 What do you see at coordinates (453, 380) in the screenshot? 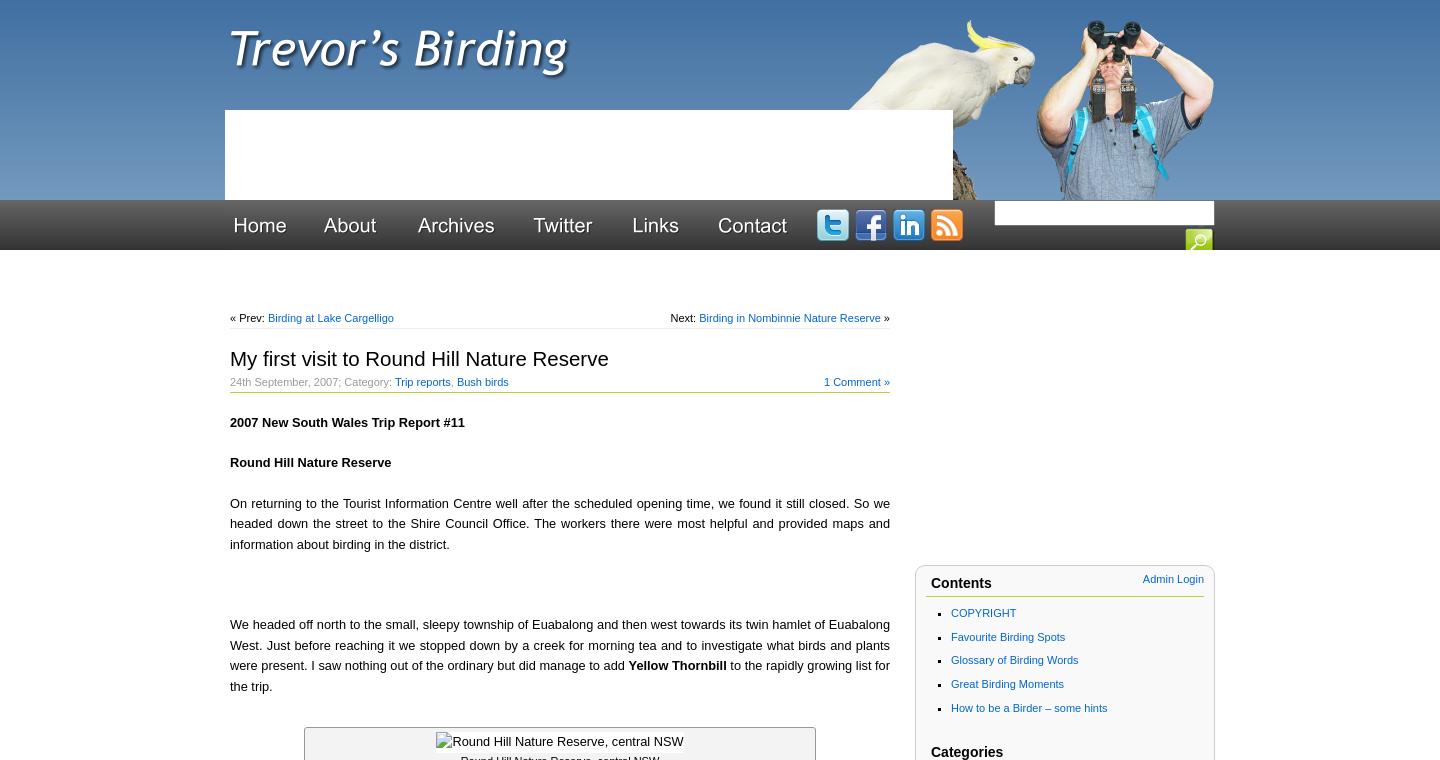
I see `','` at bounding box center [453, 380].